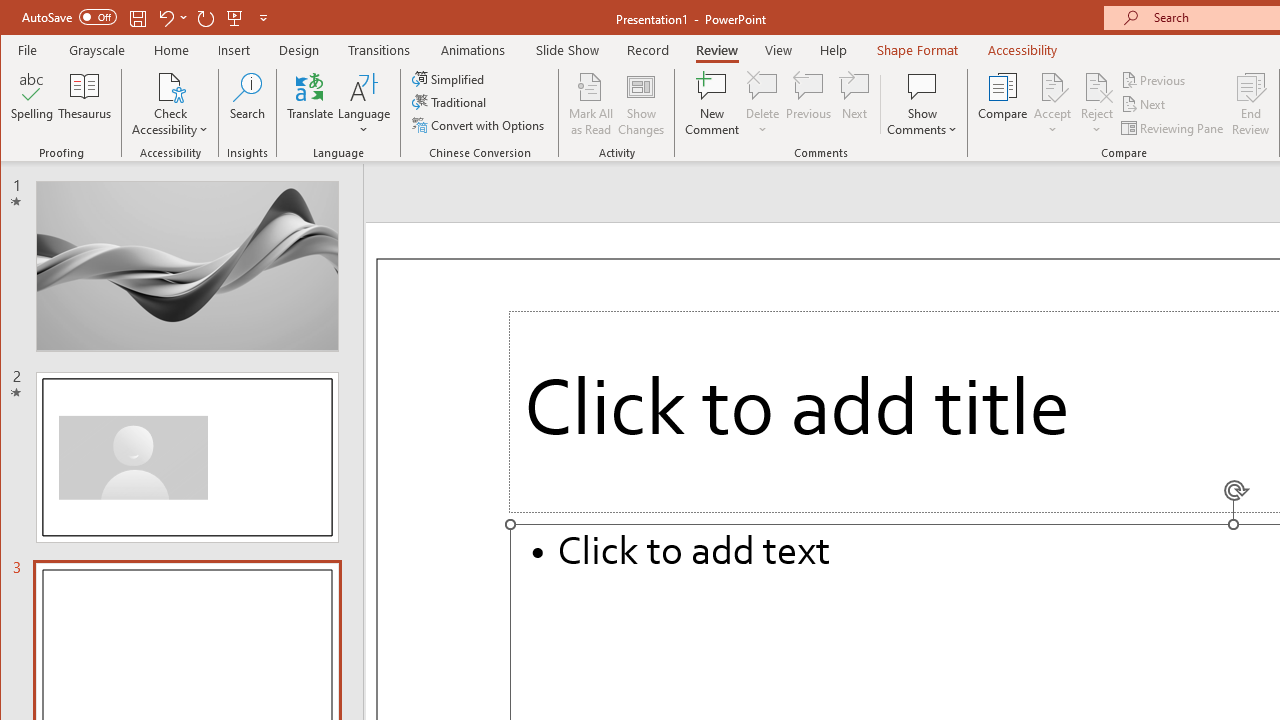  I want to click on 'Check Accessibility', so click(170, 104).